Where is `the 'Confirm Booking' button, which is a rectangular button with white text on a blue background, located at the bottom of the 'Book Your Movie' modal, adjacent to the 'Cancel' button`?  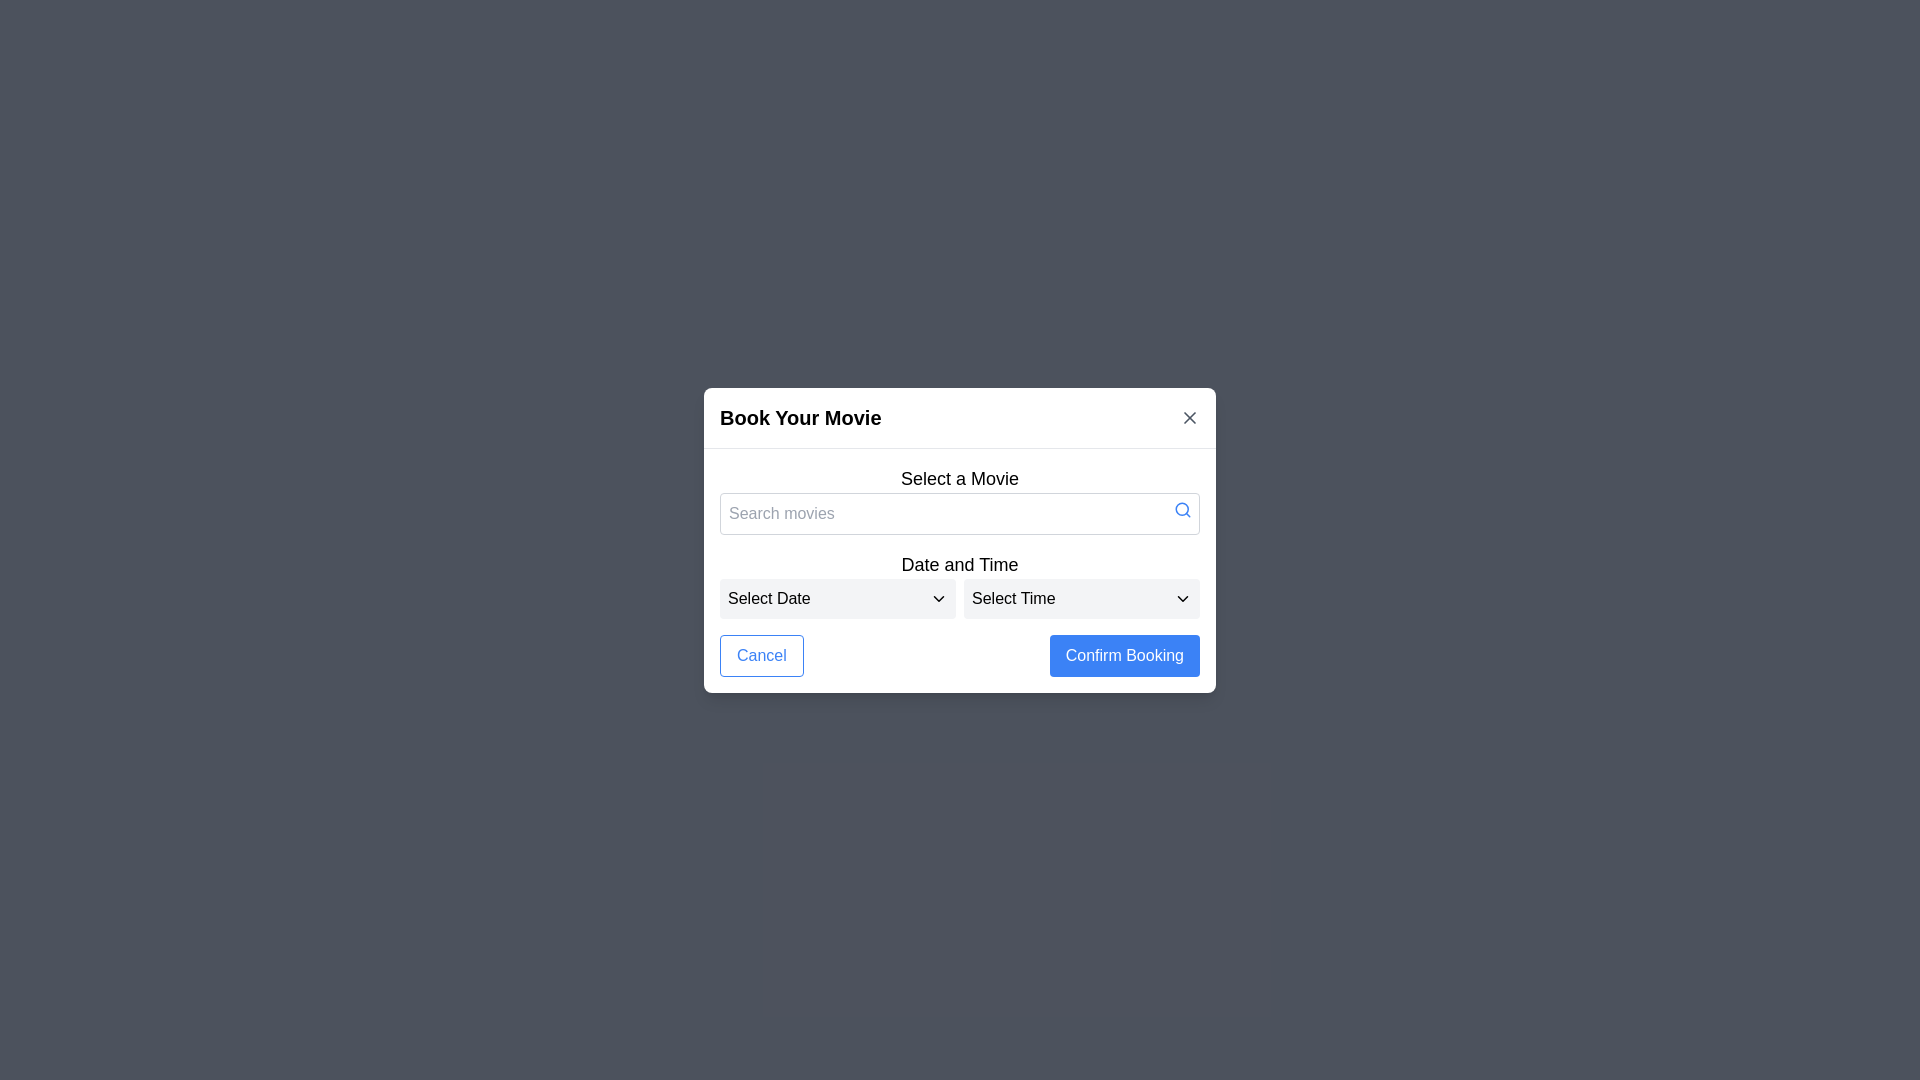
the 'Confirm Booking' button, which is a rectangular button with white text on a blue background, located at the bottom of the 'Book Your Movie' modal, adjacent to the 'Cancel' button is located at coordinates (1124, 655).